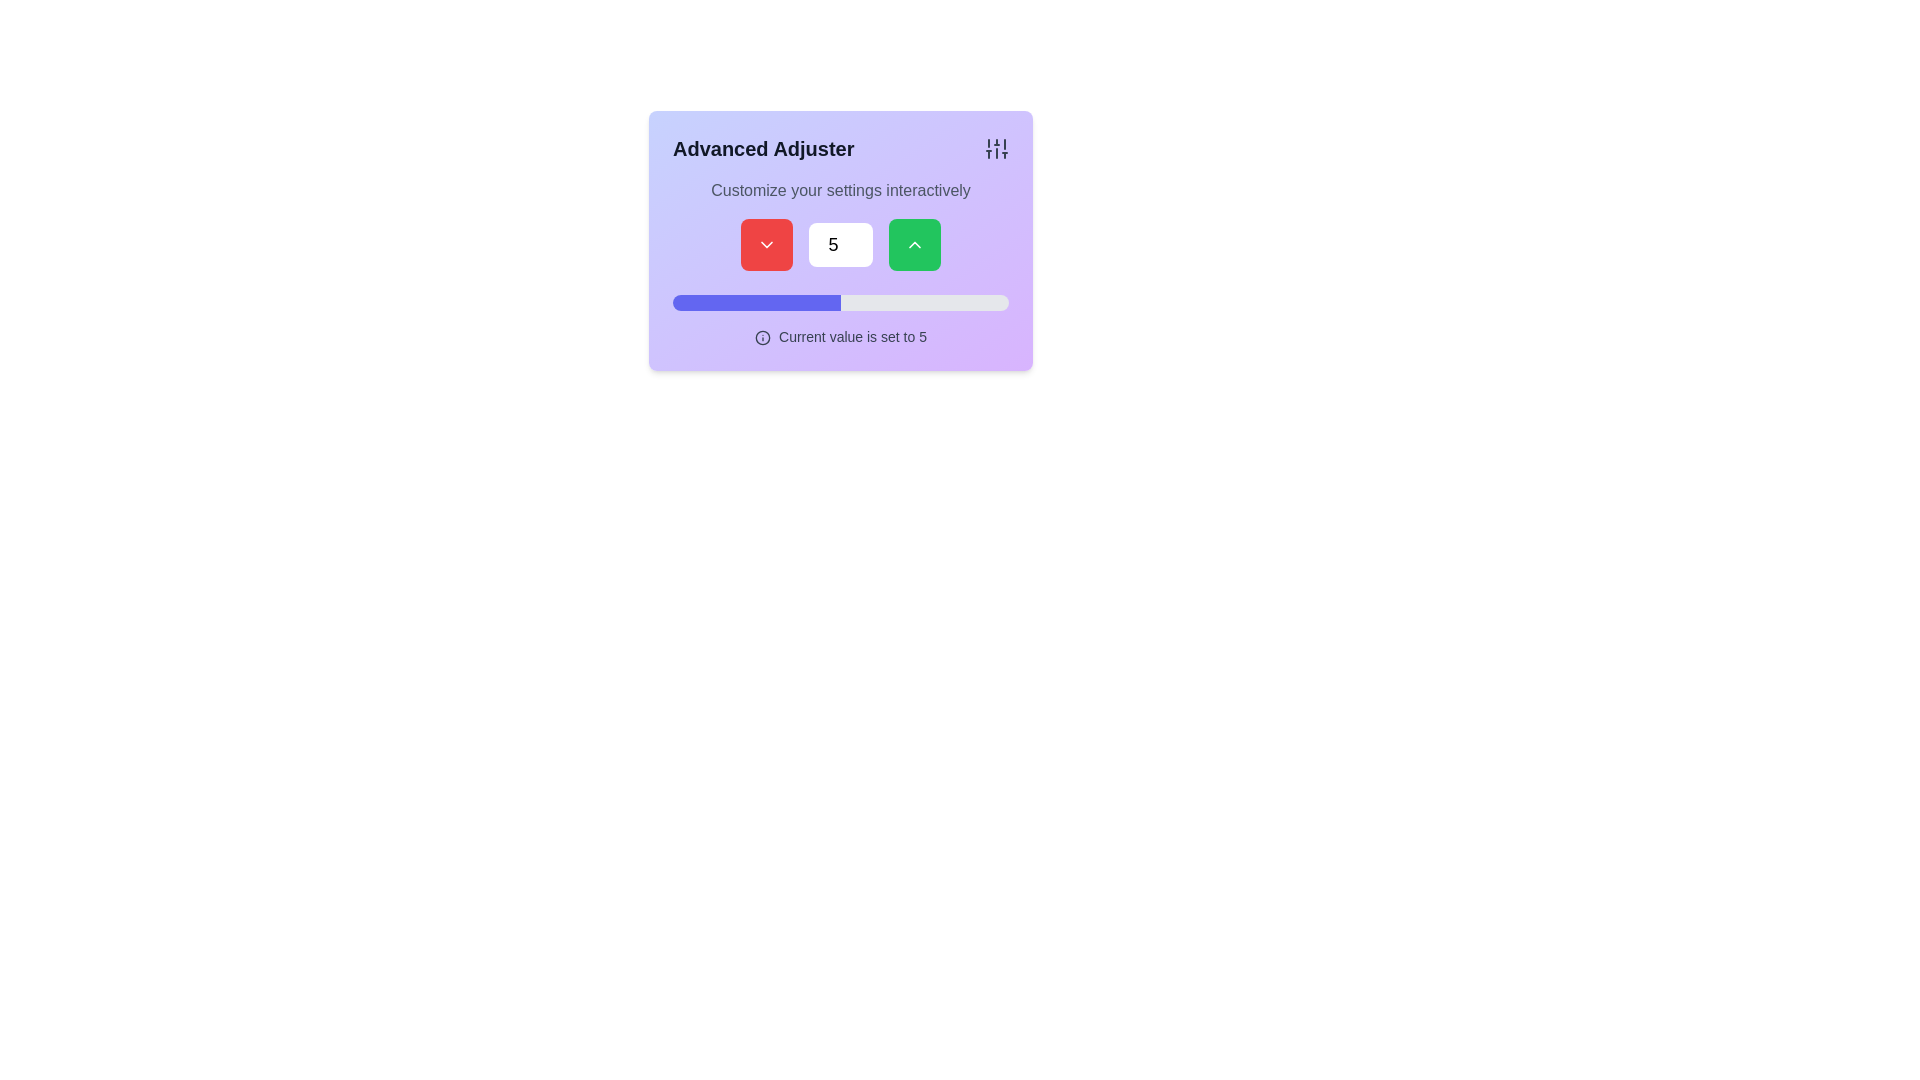 Image resolution: width=1920 pixels, height=1080 pixels. I want to click on the 'Advanced Adjuster' interactive adjustment panel, so click(840, 239).